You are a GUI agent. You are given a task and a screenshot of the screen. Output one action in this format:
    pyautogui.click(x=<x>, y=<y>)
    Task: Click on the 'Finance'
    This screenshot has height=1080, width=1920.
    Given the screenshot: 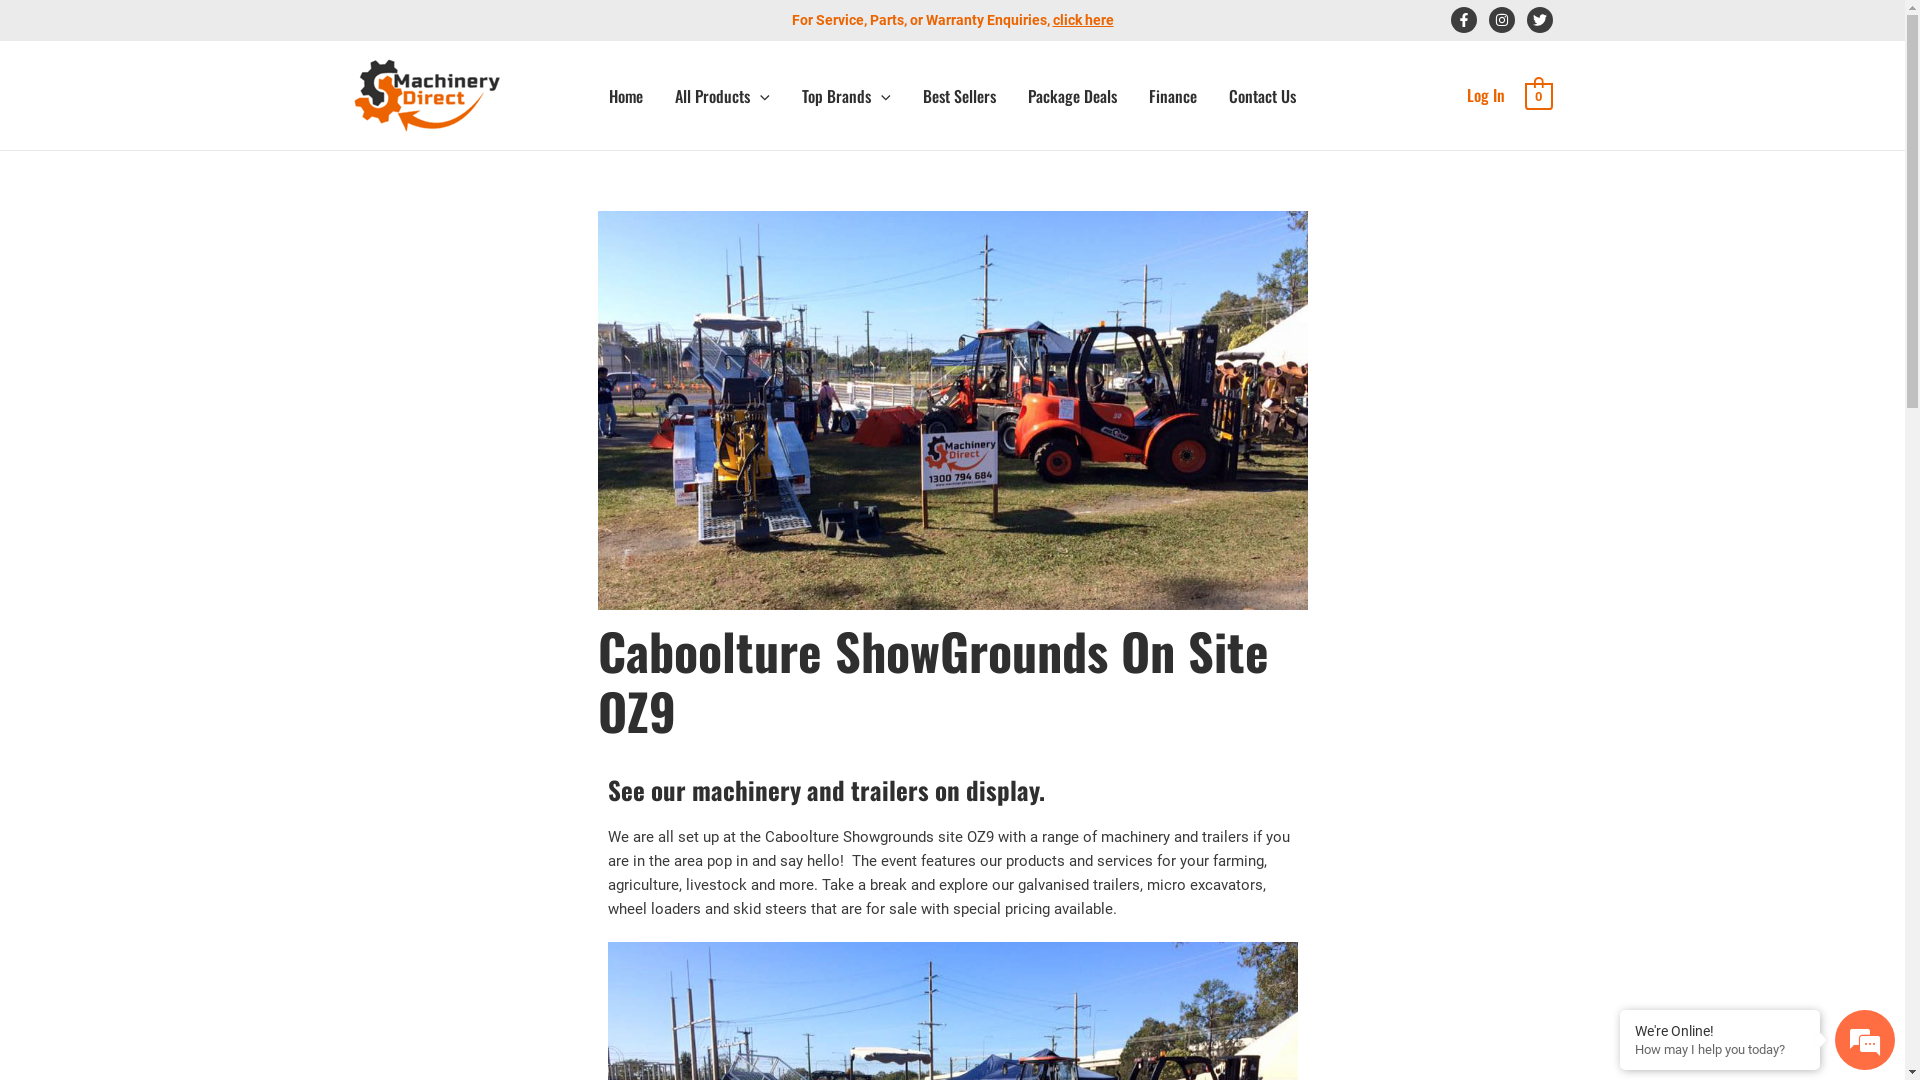 What is the action you would take?
    pyautogui.click(x=1132, y=96)
    